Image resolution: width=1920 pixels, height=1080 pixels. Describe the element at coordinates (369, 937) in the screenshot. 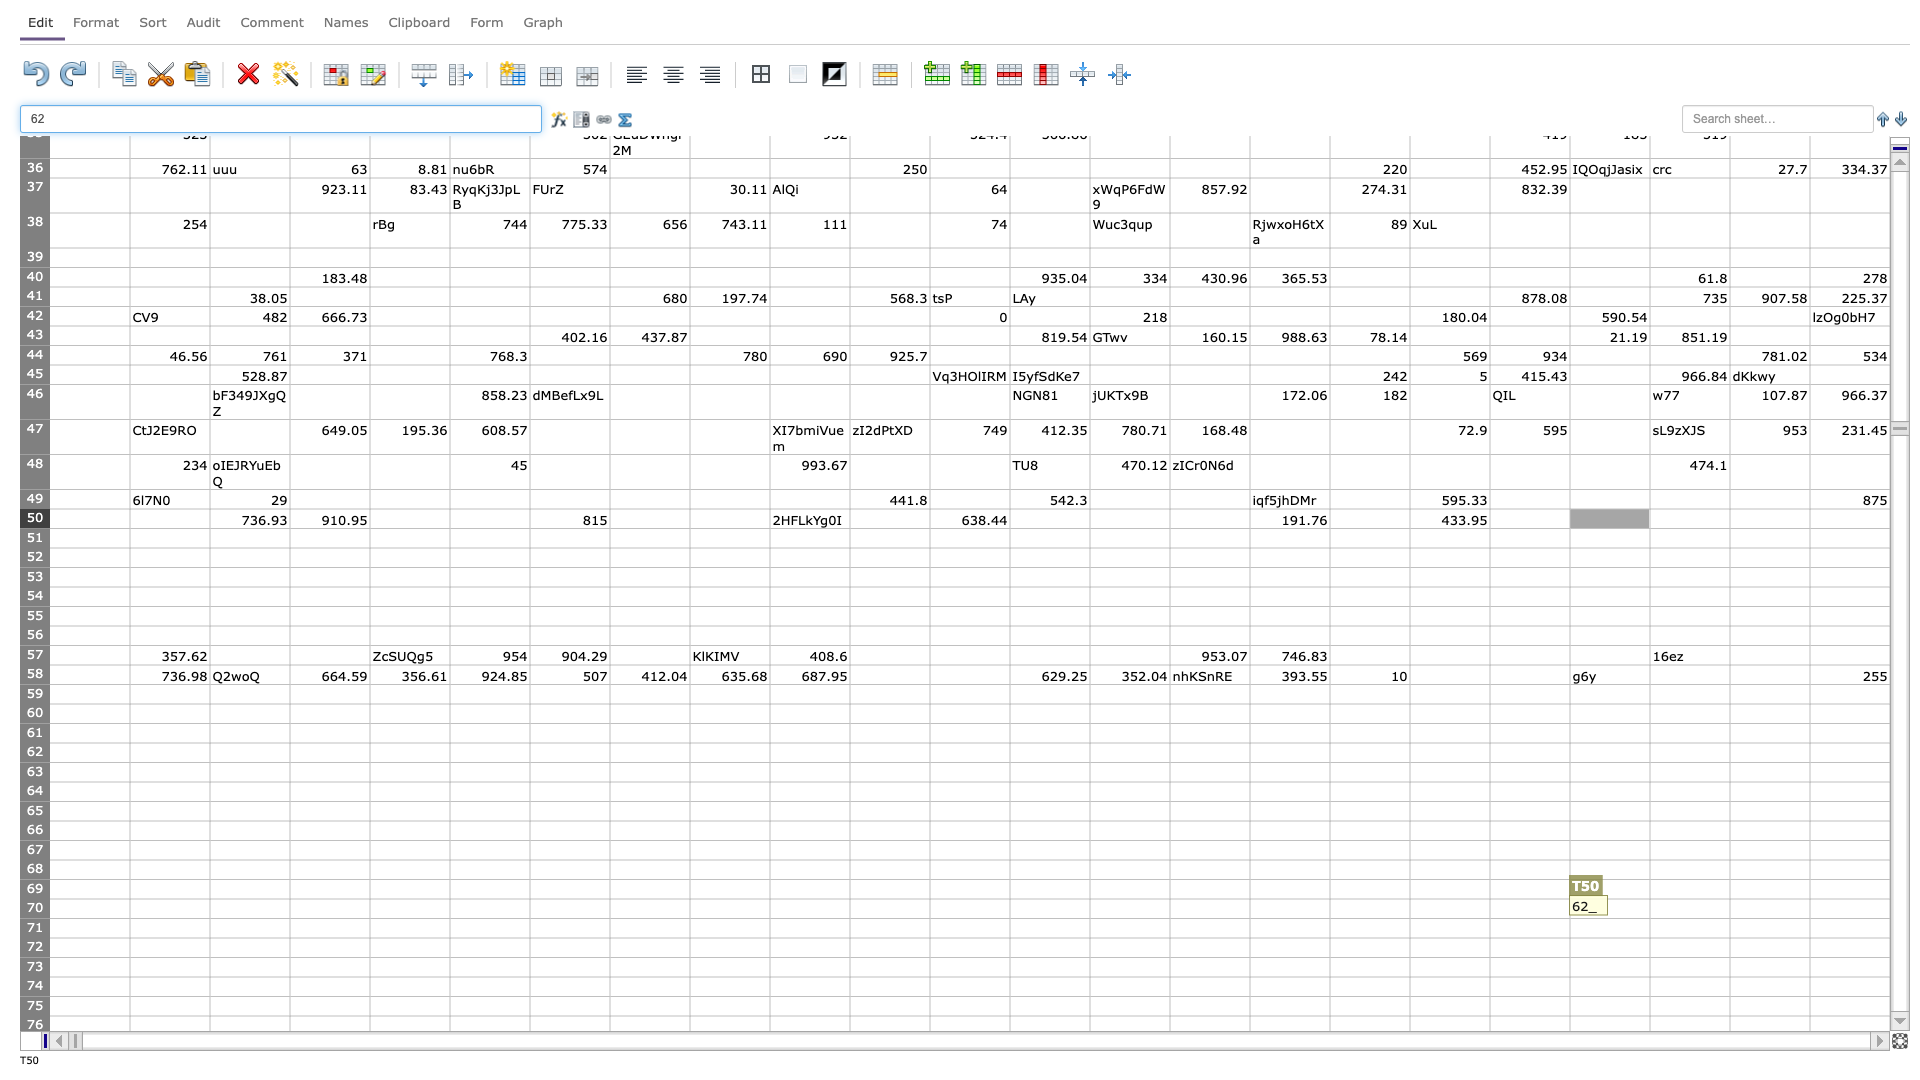

I see `fill handle of D71` at that location.